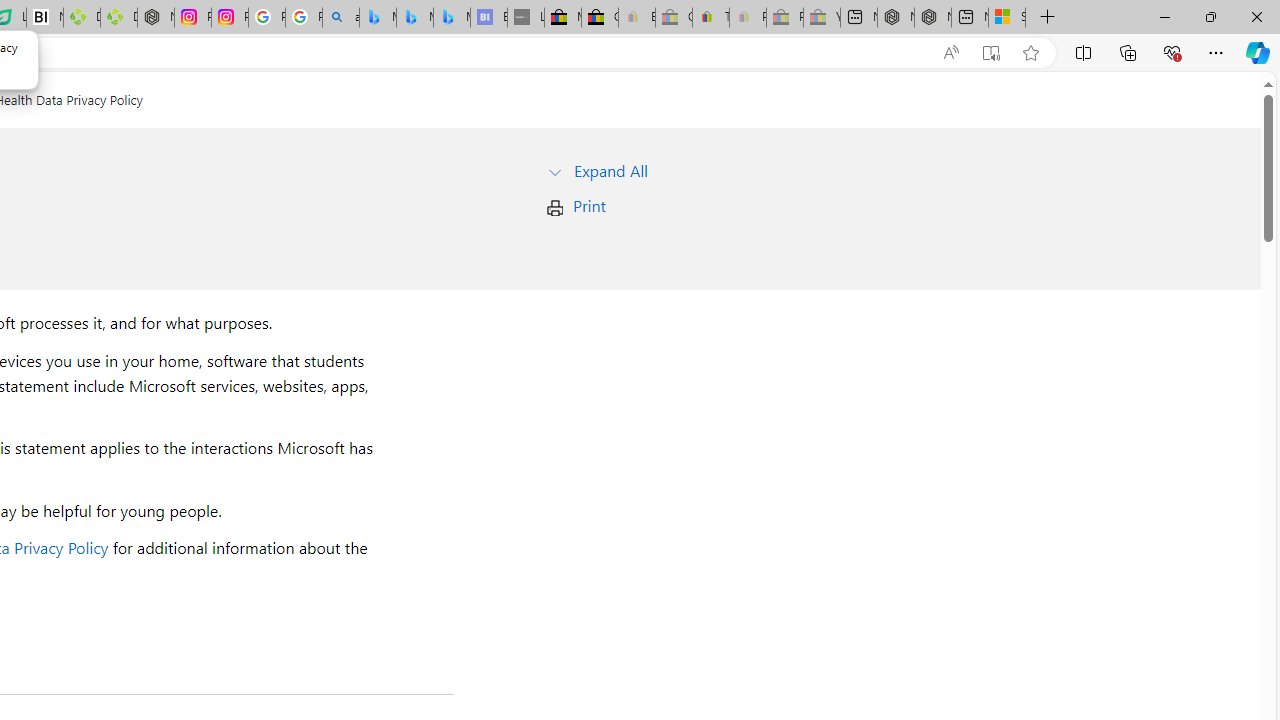 Image resolution: width=1280 pixels, height=720 pixels. I want to click on 'Expand All', so click(610, 169).